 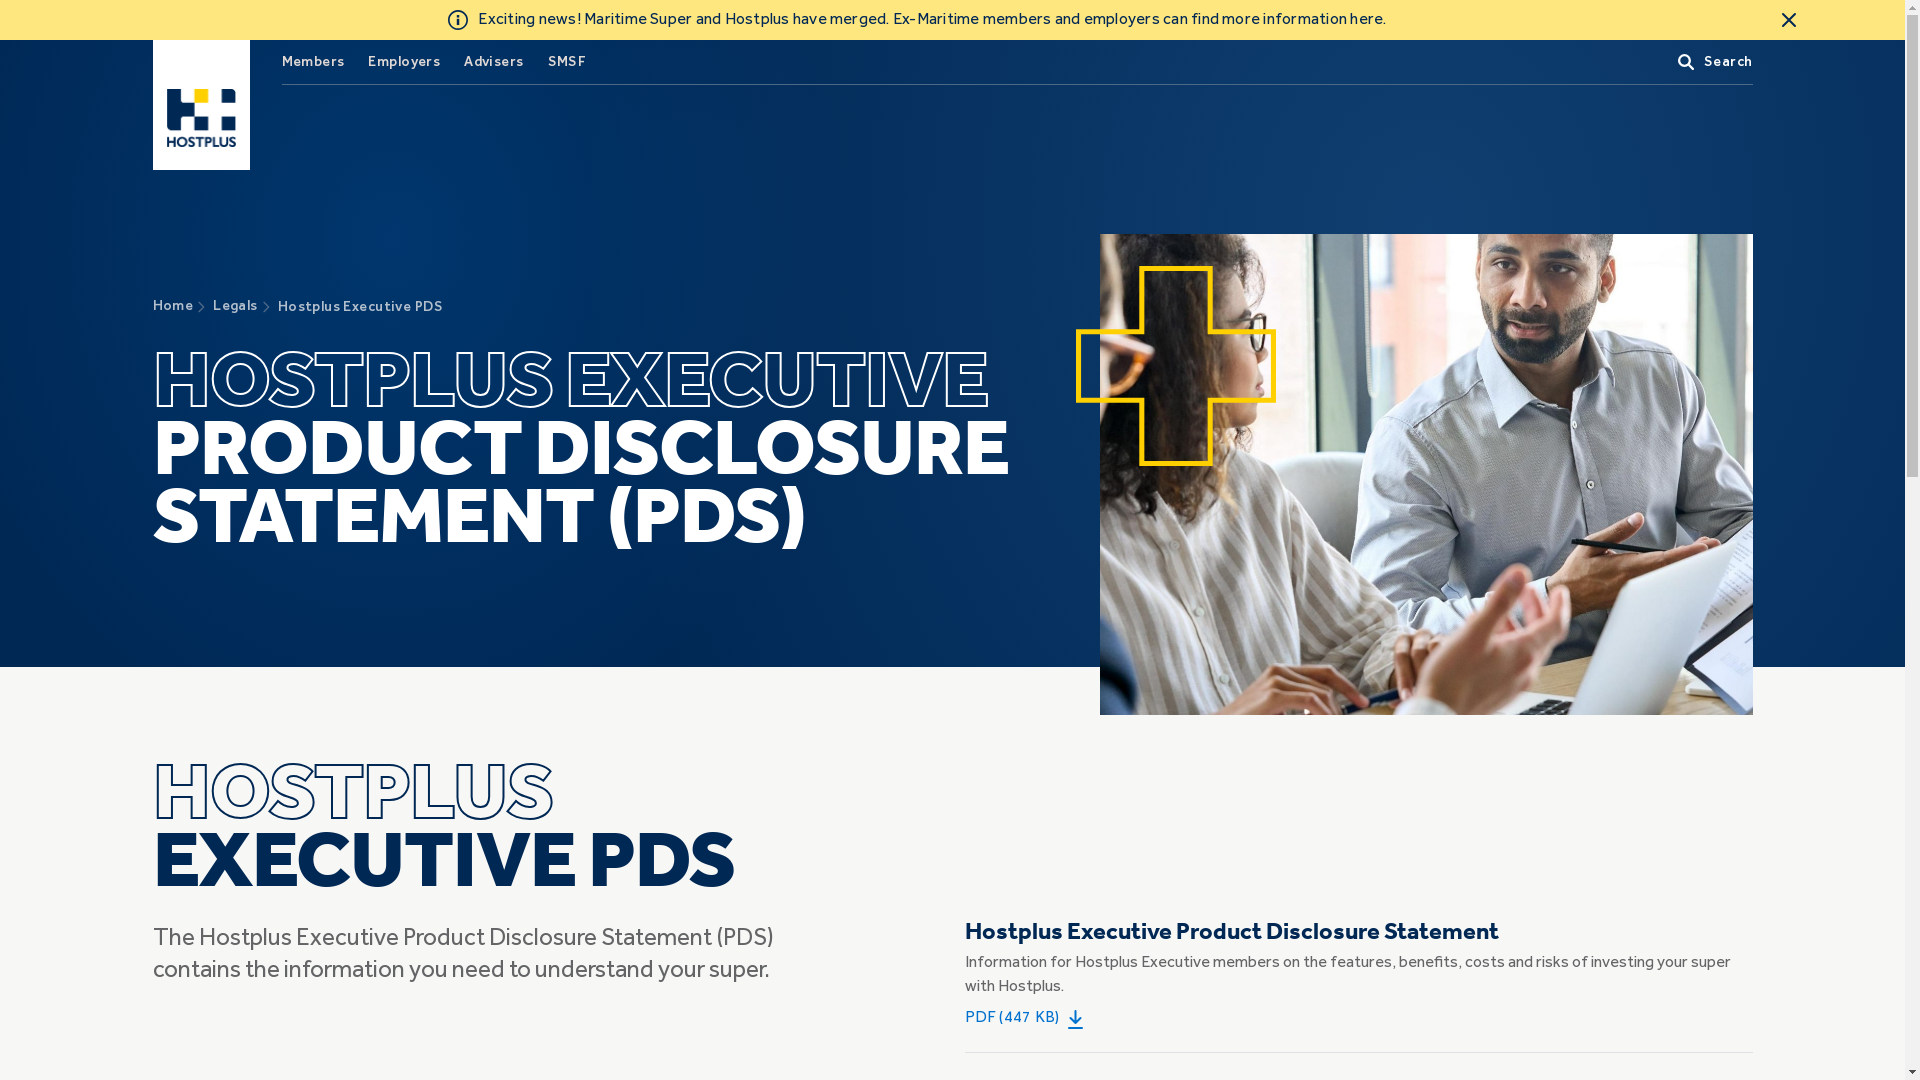 What do you see at coordinates (402, 60) in the screenshot?
I see `'Employers'` at bounding box center [402, 60].